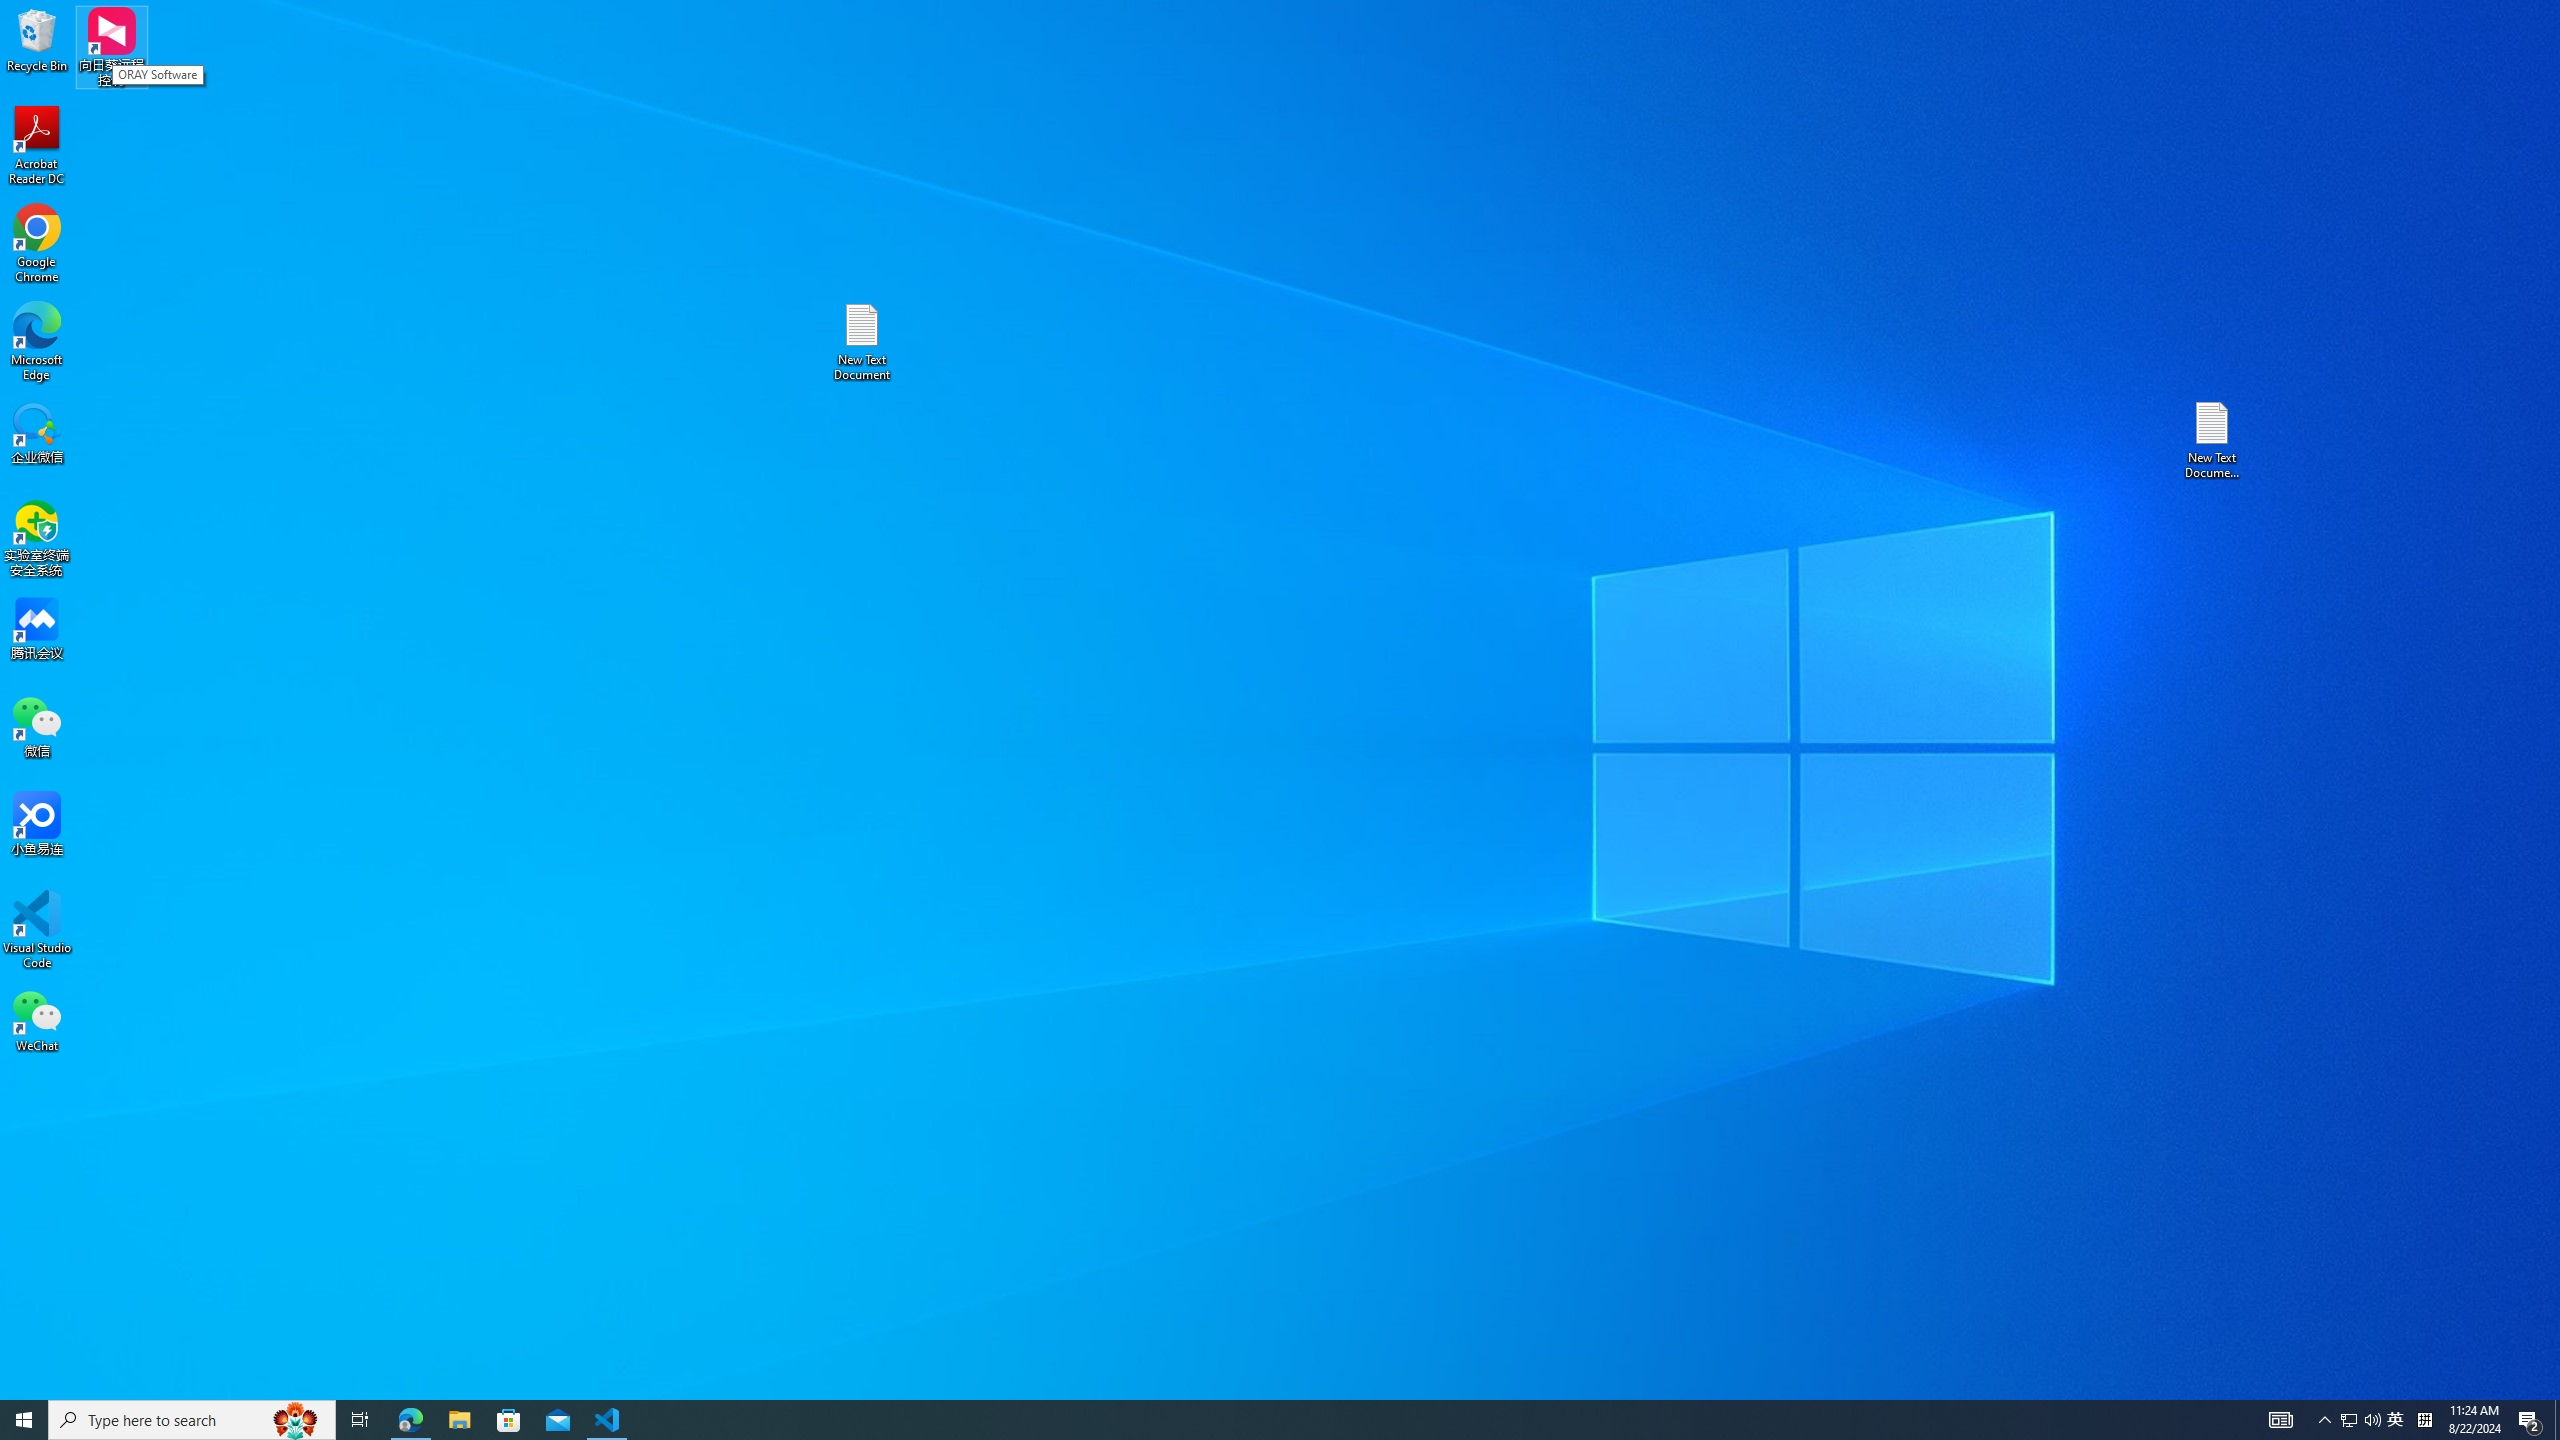  Describe the element at coordinates (2556, 1418) in the screenshot. I see `'Show desktop'` at that location.